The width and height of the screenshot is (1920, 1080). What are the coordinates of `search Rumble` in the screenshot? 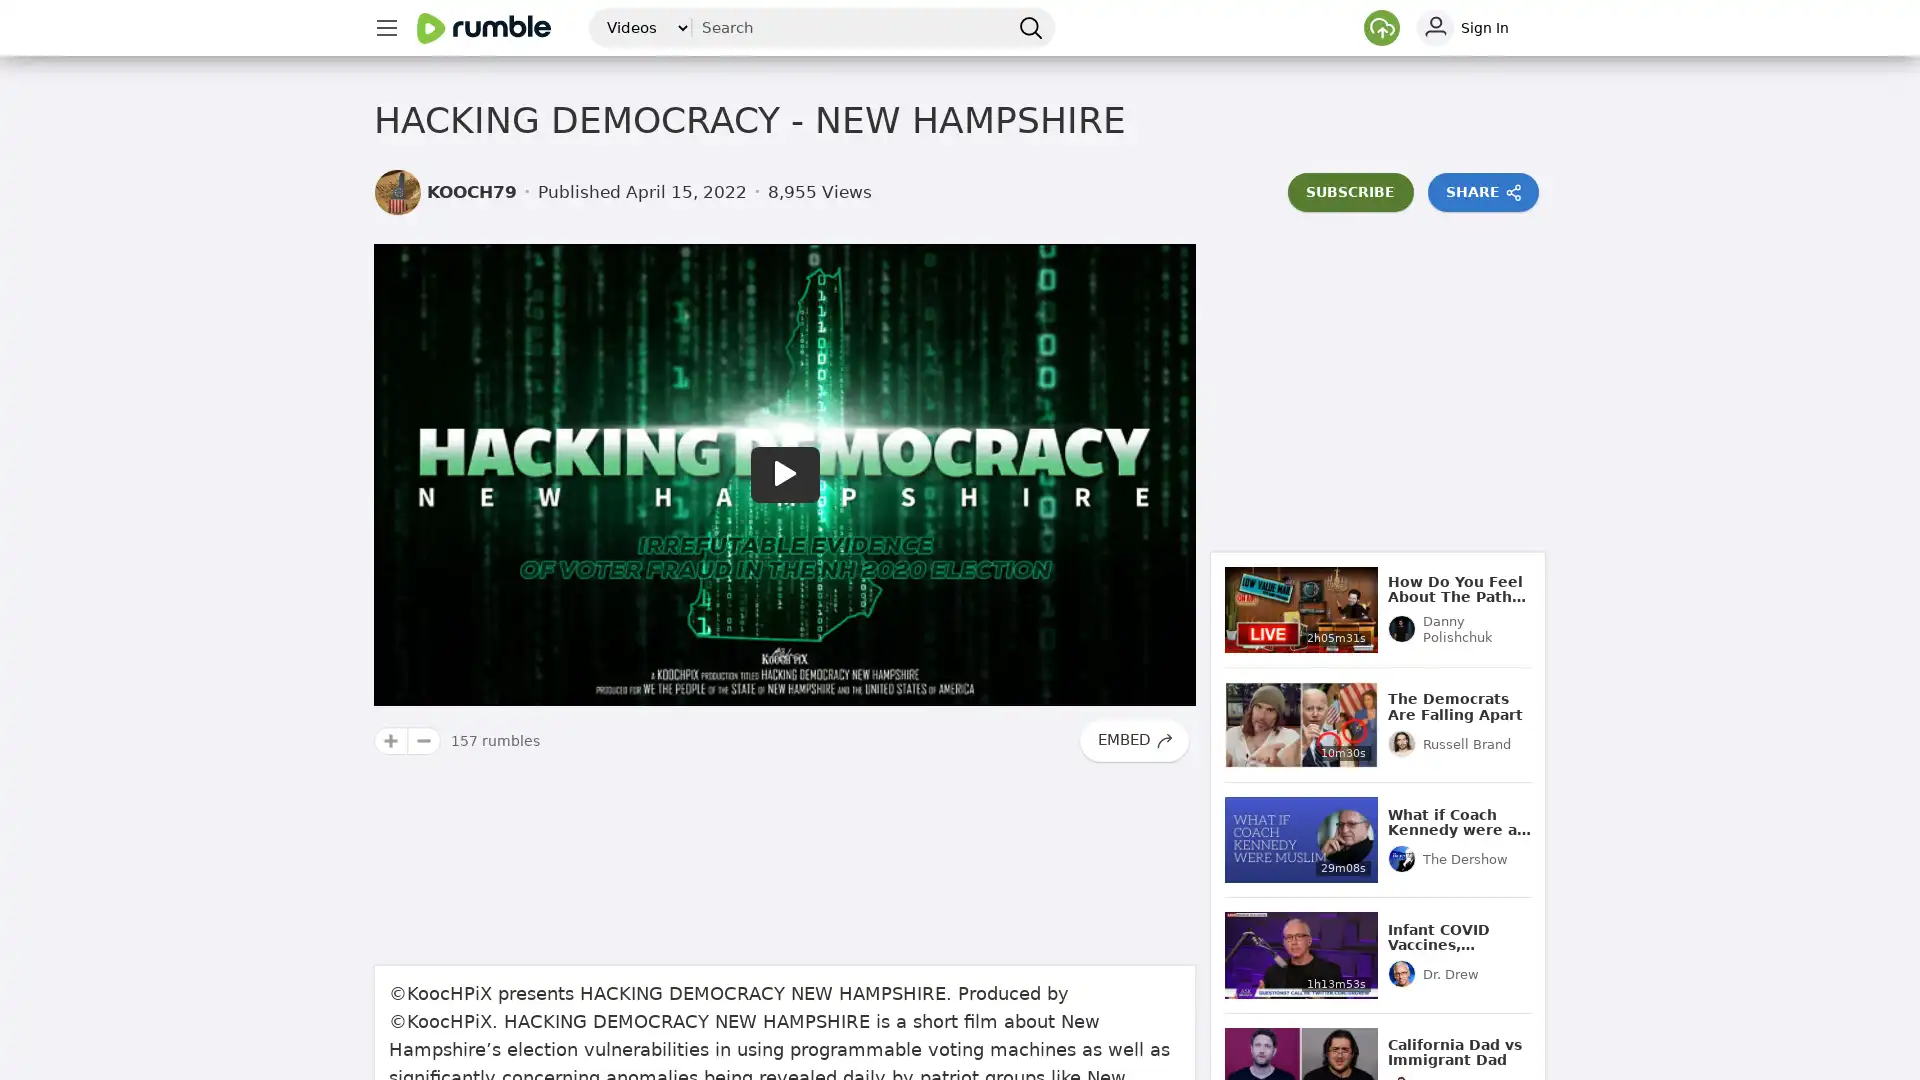 It's located at (1030, 27).